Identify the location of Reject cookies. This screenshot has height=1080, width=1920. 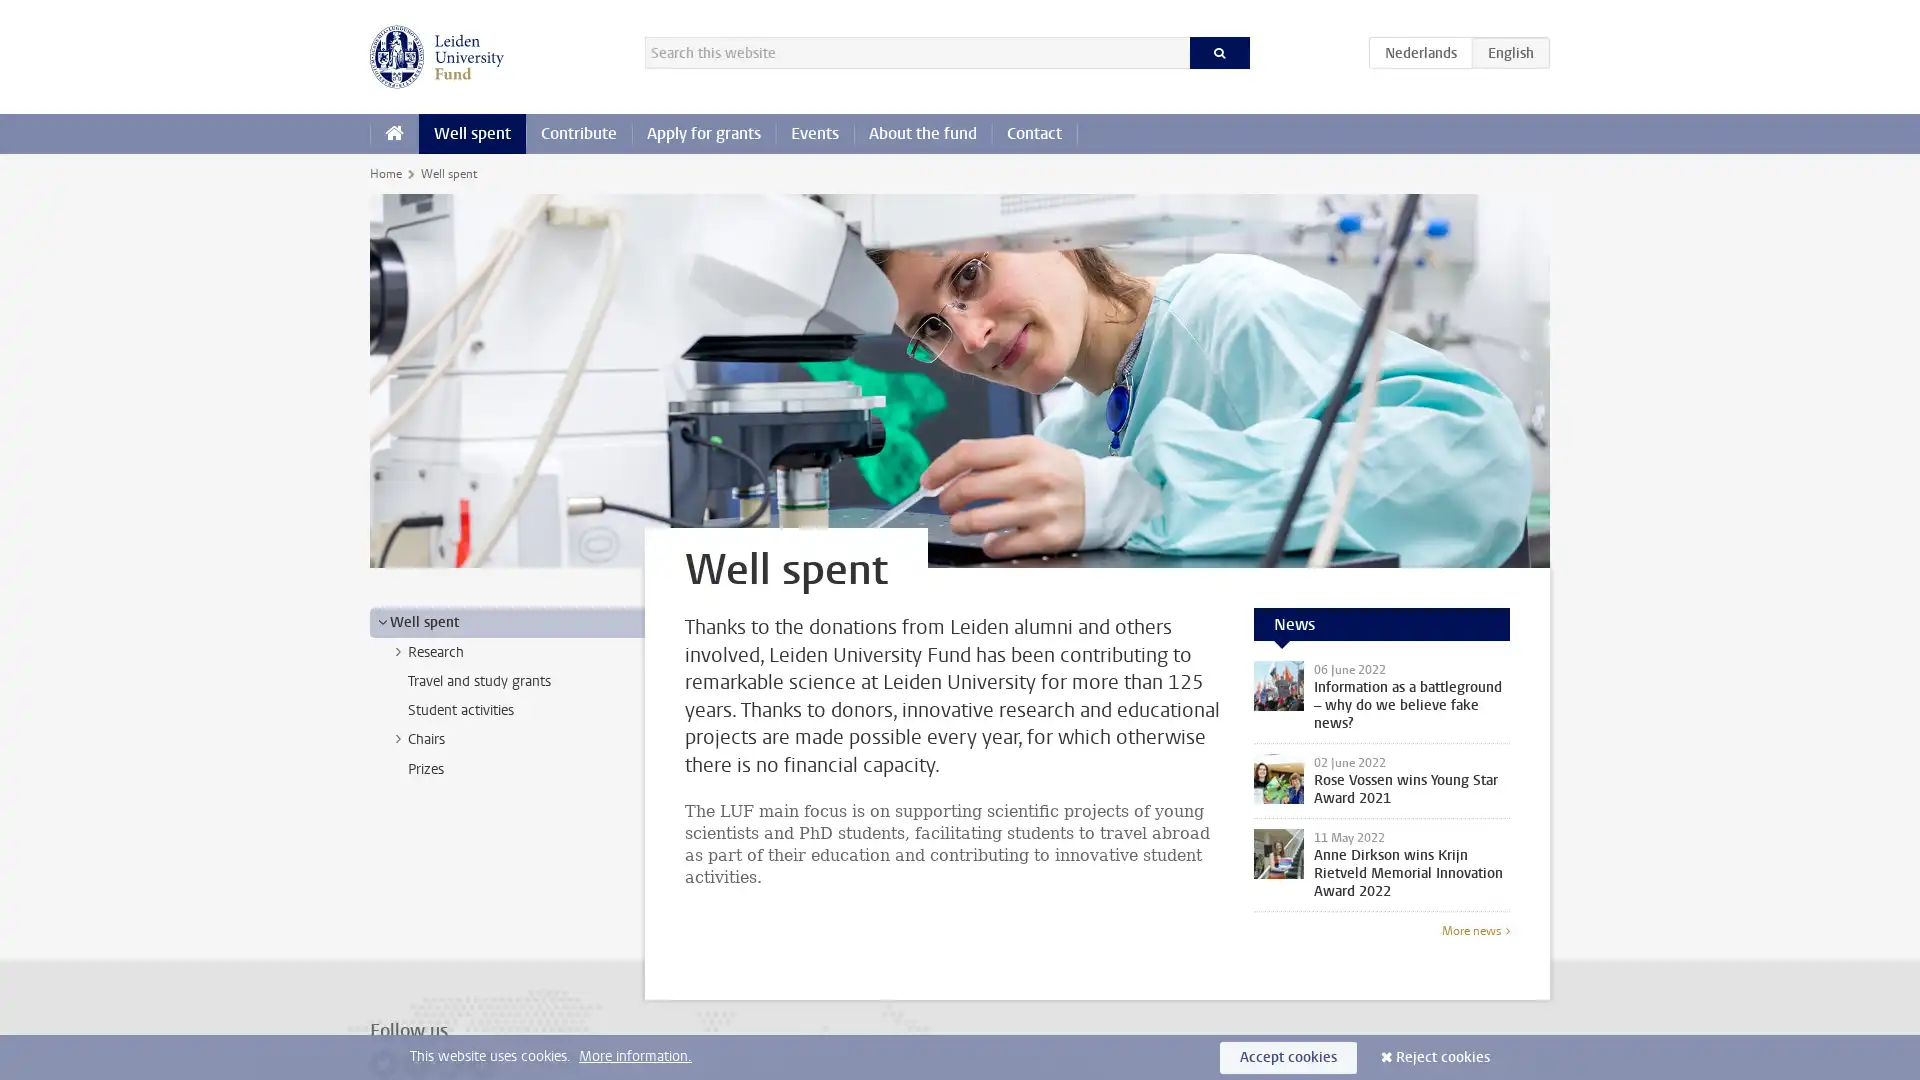
(1443, 1056).